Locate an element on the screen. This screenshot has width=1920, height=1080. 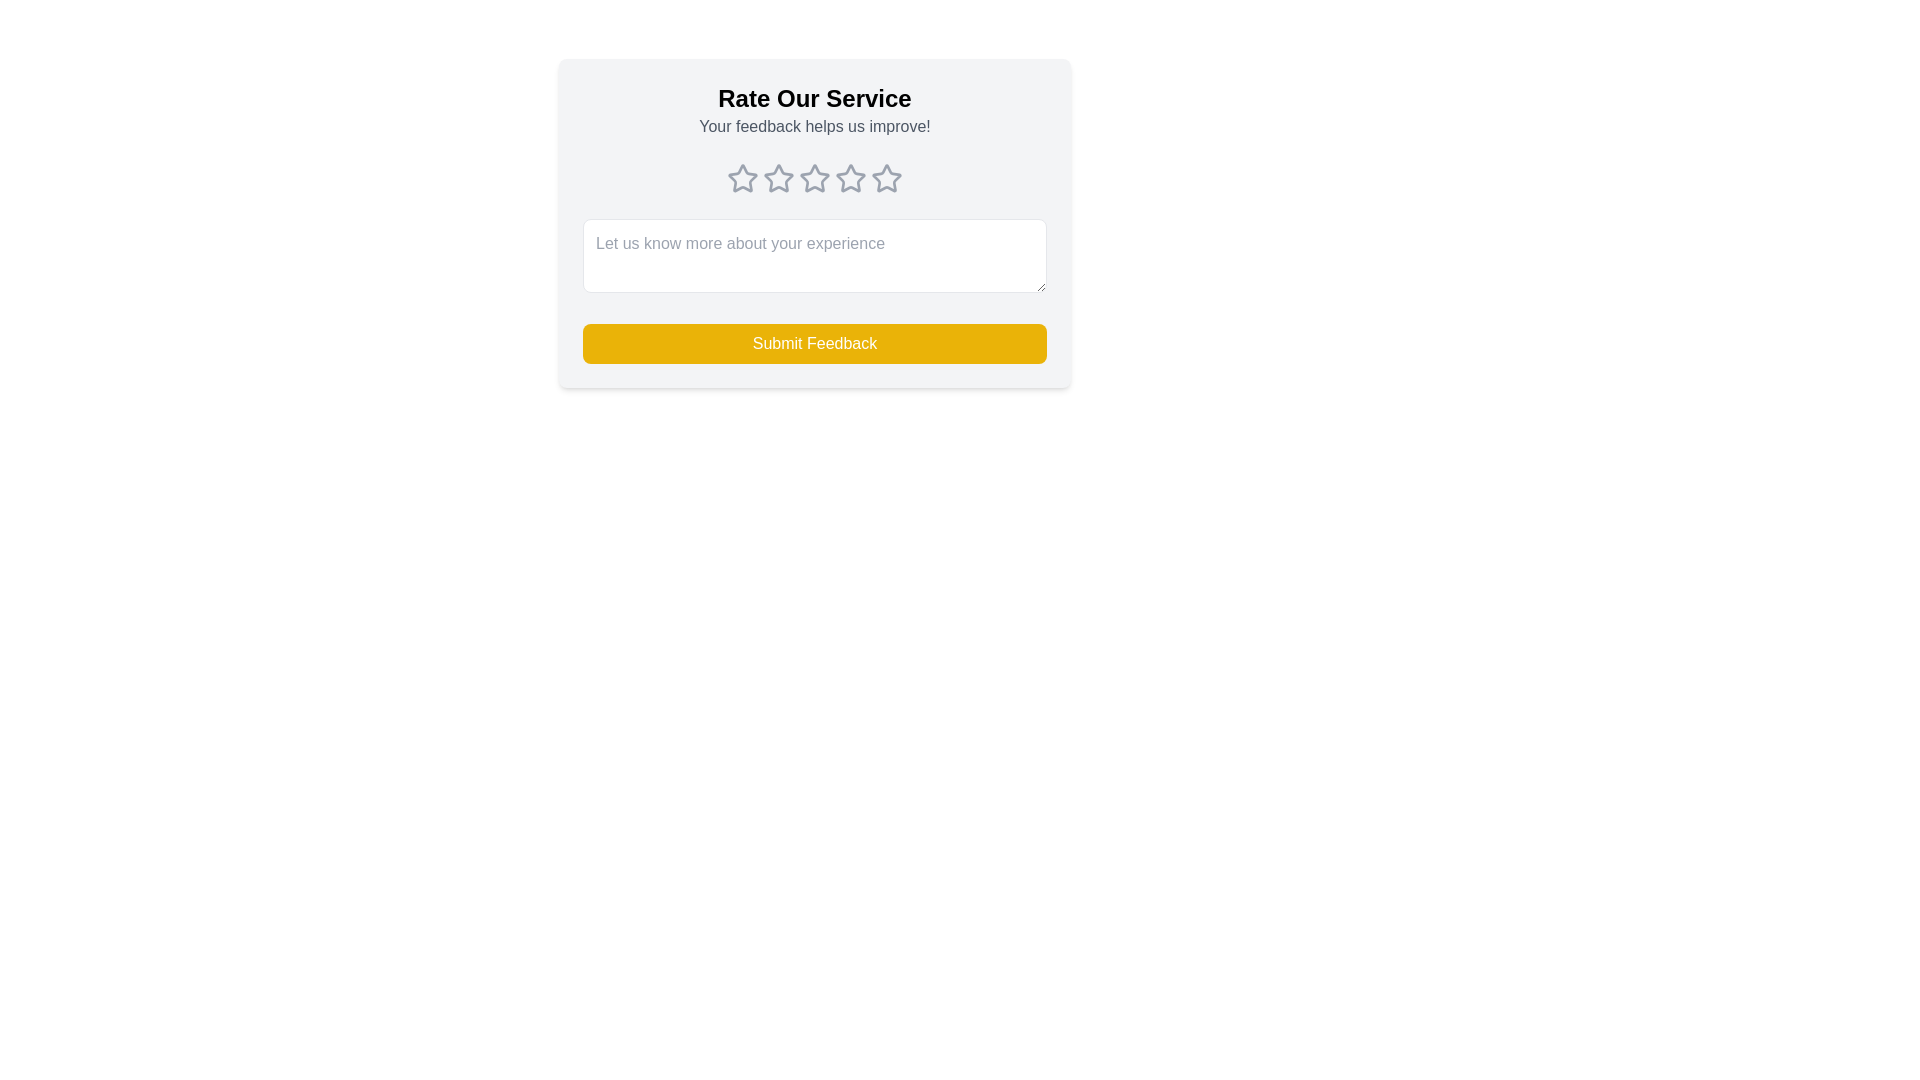
the text input field located centrally within the feedback form, positioned below the star rating icons and above the 'Submit Feedback' button is located at coordinates (815, 254).